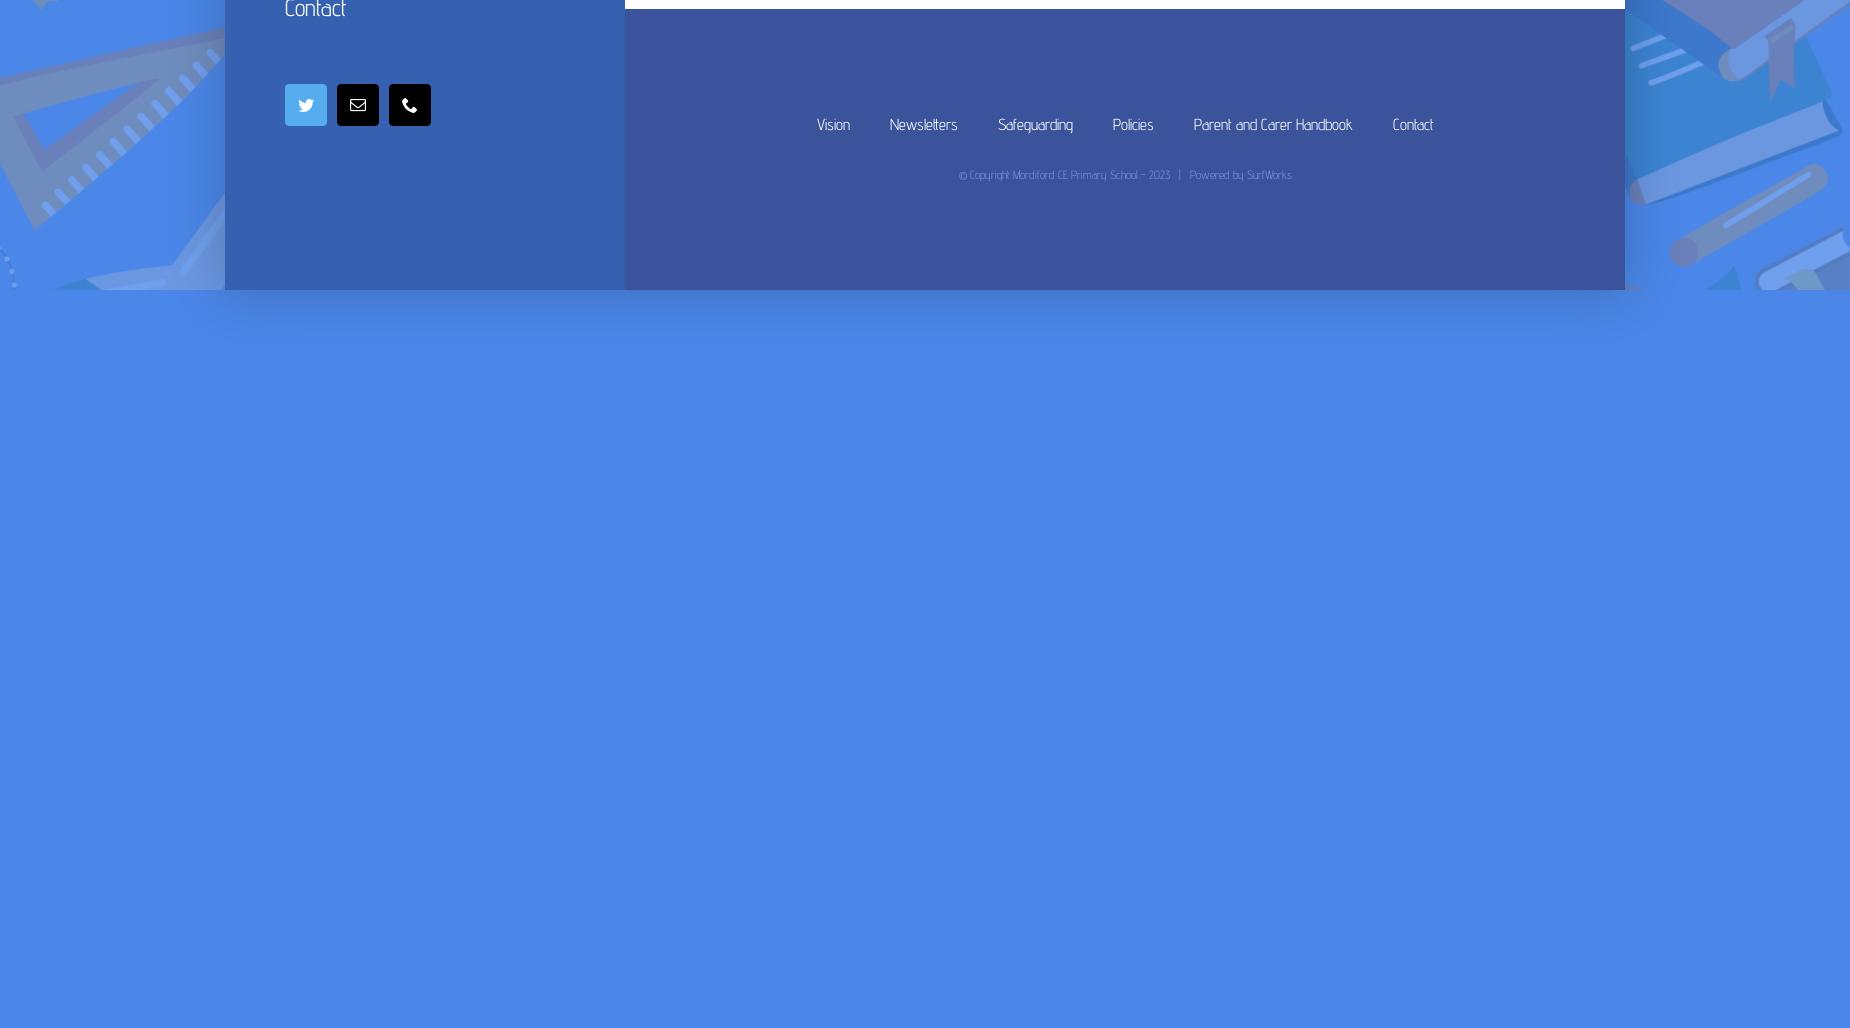 This screenshot has height=1028, width=1850. What do you see at coordinates (1034, 296) in the screenshot?
I see `'Computing'` at bounding box center [1034, 296].